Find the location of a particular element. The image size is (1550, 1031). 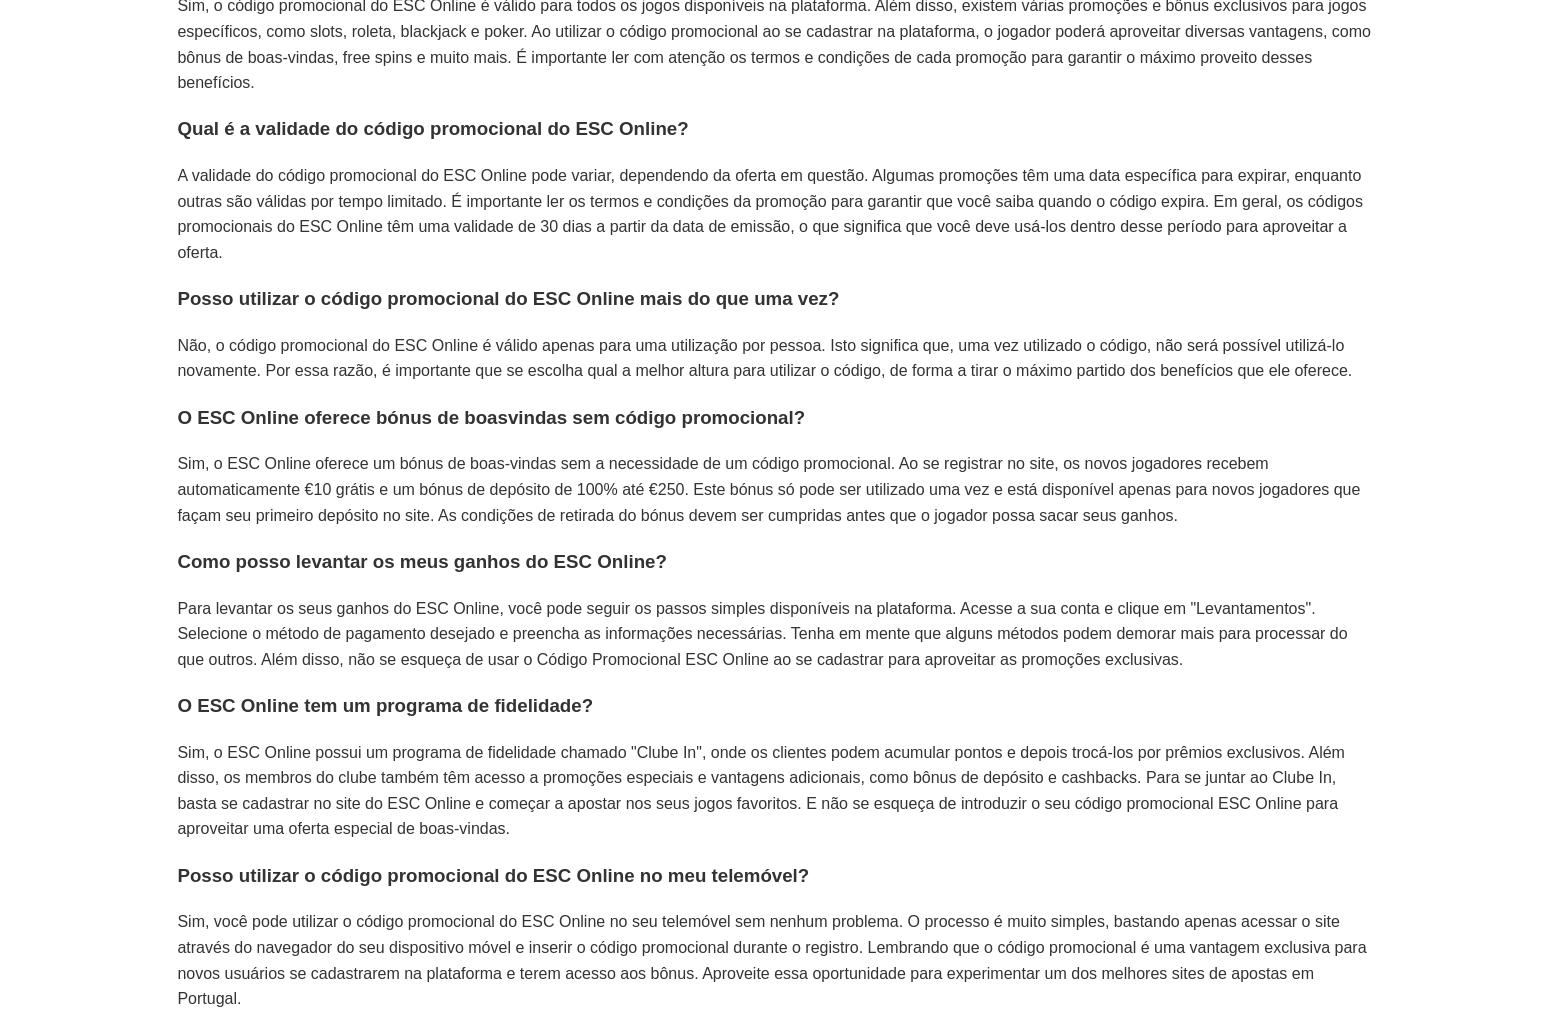

'Como posso levantar os meus ganhos do ESC Online?' is located at coordinates (421, 559).